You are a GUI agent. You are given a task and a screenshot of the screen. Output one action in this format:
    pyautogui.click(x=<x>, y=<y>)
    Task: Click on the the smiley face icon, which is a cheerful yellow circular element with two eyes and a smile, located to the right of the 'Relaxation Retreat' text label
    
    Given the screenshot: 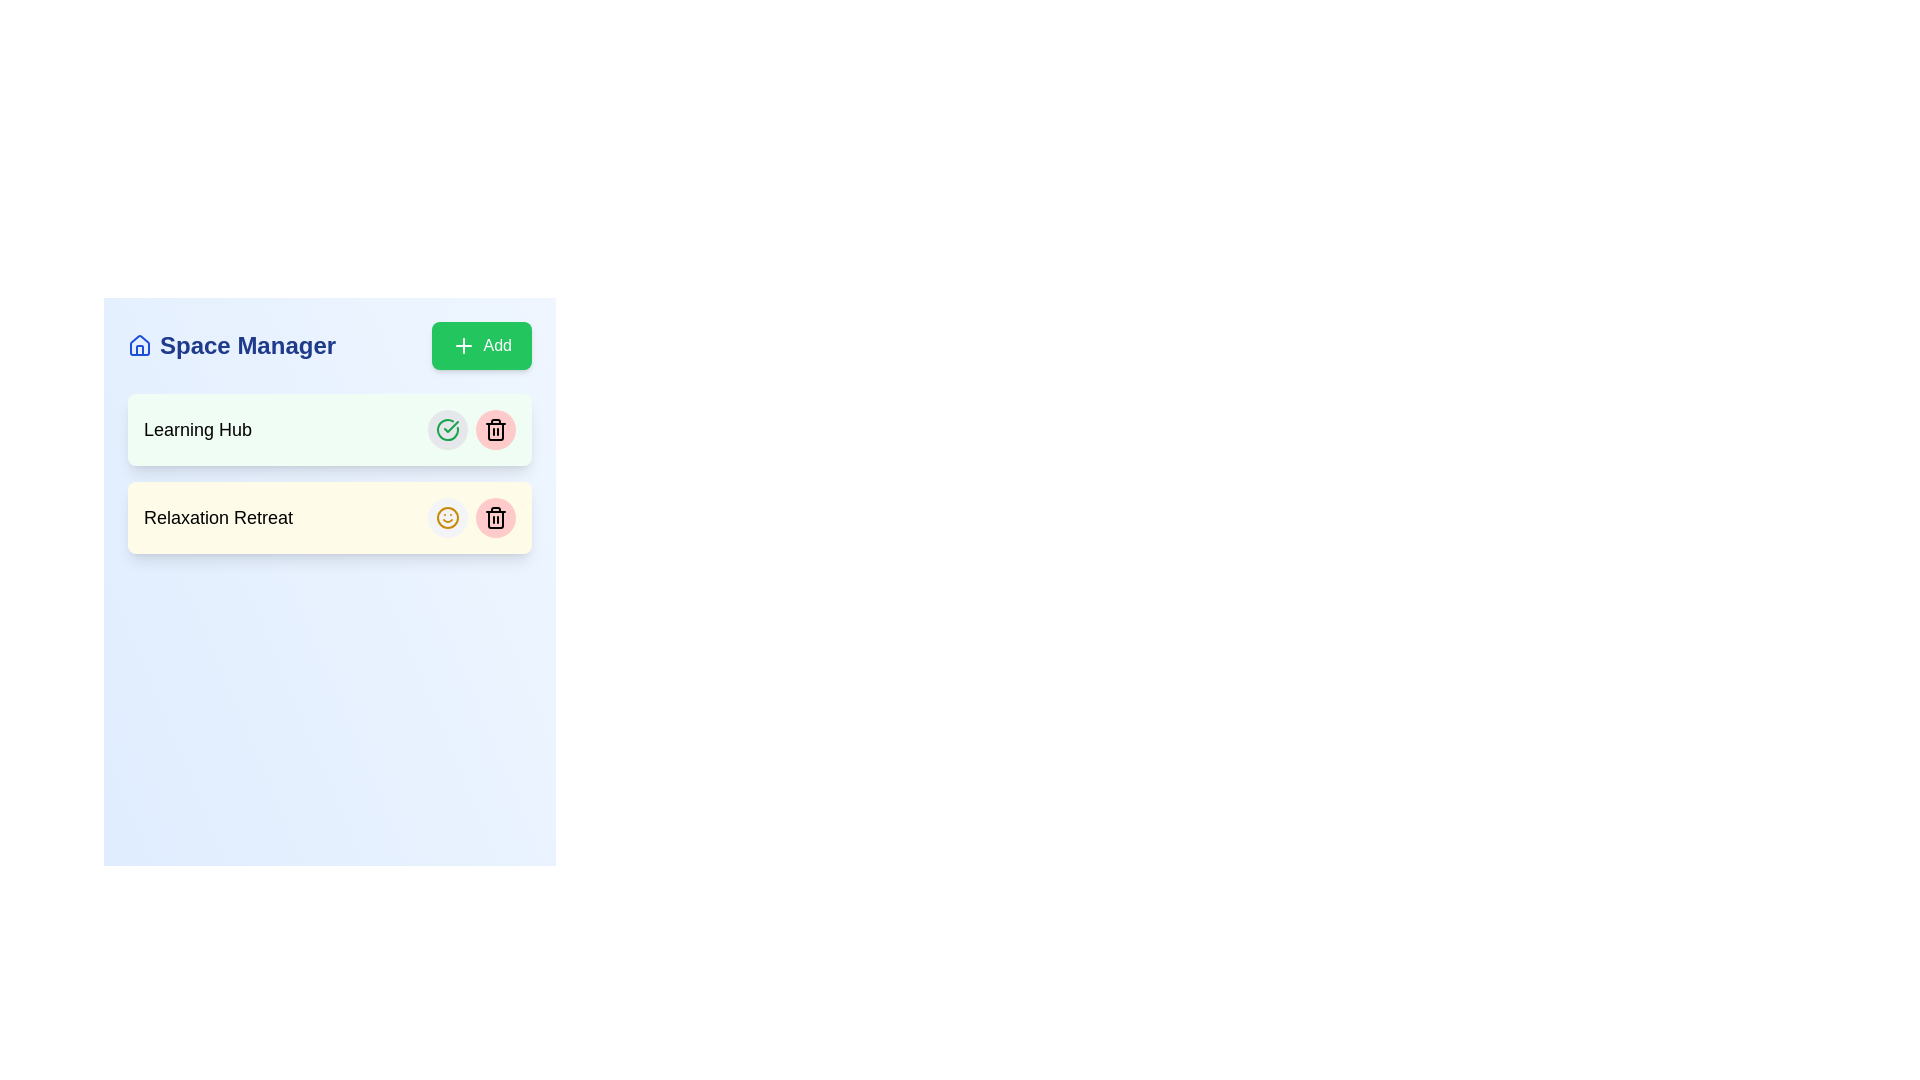 What is the action you would take?
    pyautogui.click(x=446, y=516)
    